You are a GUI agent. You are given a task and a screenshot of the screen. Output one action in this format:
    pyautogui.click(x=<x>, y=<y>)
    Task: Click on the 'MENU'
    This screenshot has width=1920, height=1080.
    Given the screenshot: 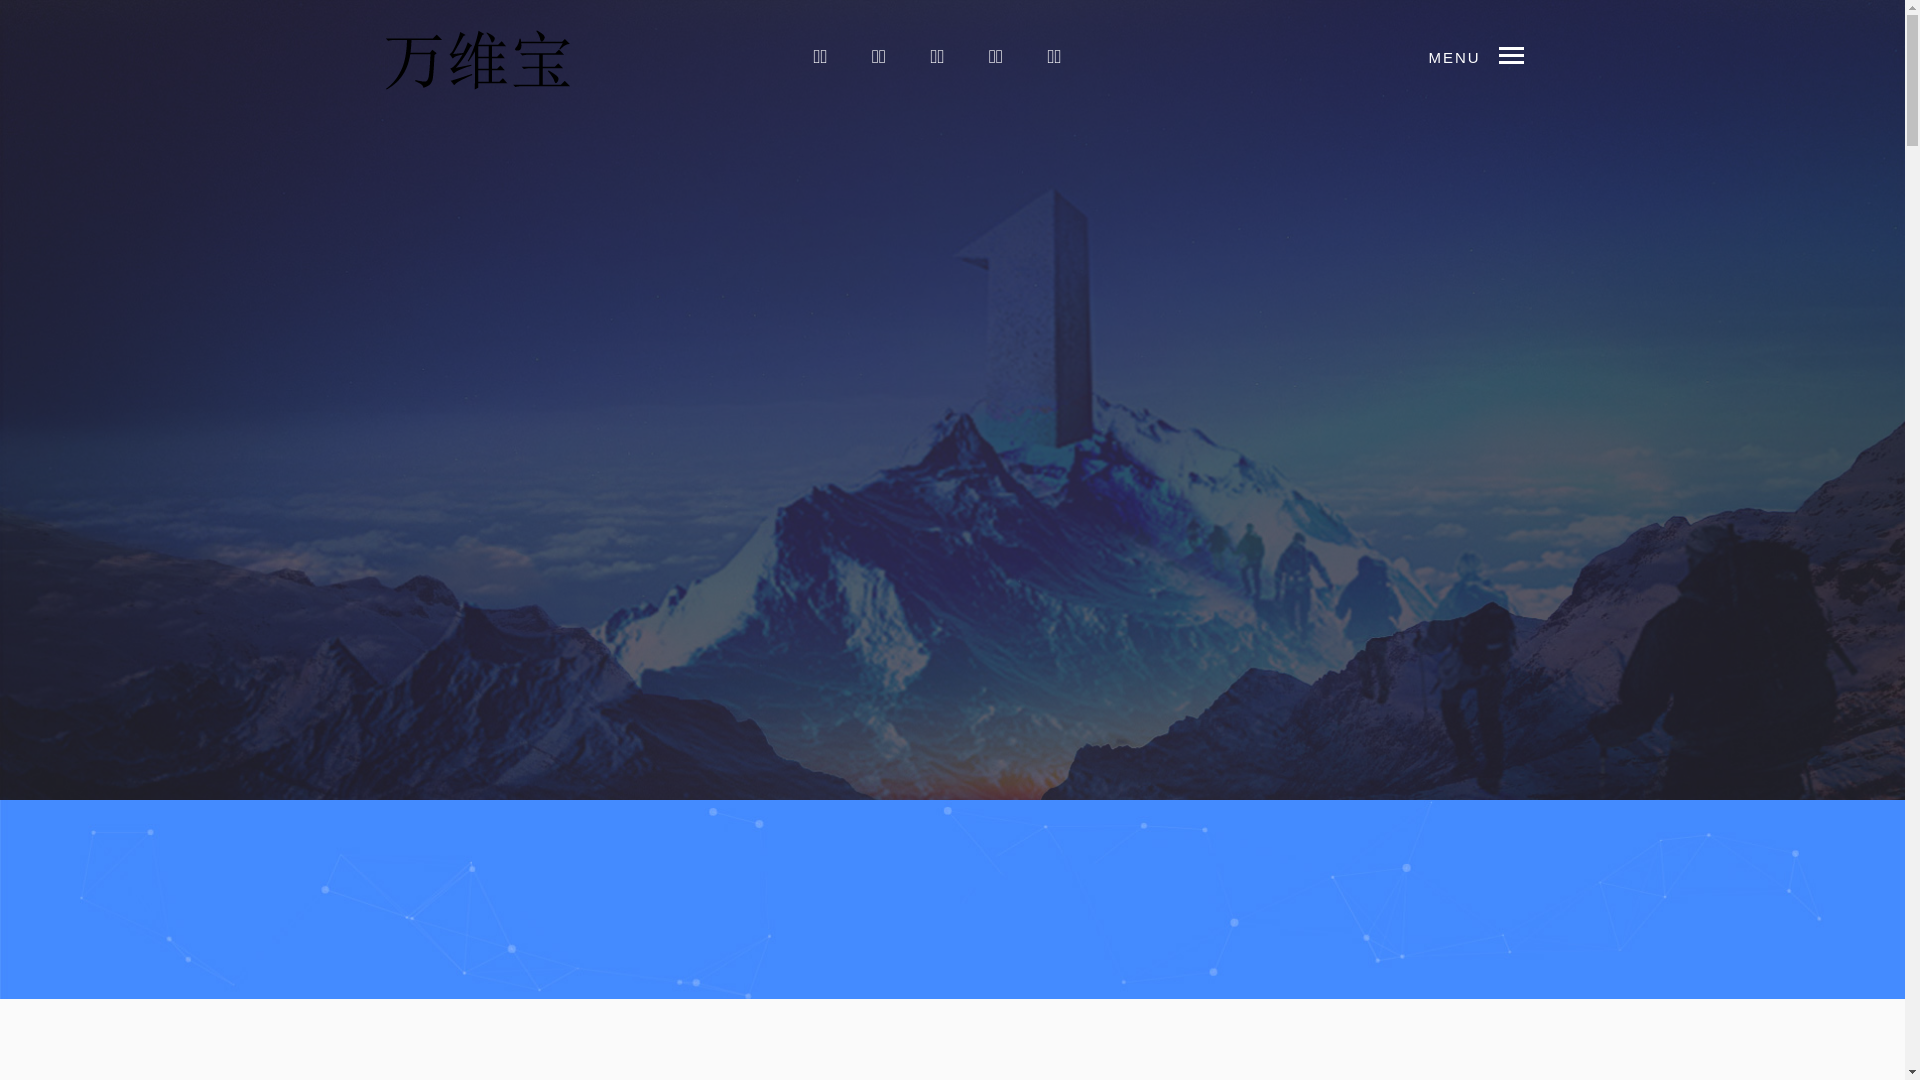 What is the action you would take?
    pyautogui.click(x=1520, y=53)
    